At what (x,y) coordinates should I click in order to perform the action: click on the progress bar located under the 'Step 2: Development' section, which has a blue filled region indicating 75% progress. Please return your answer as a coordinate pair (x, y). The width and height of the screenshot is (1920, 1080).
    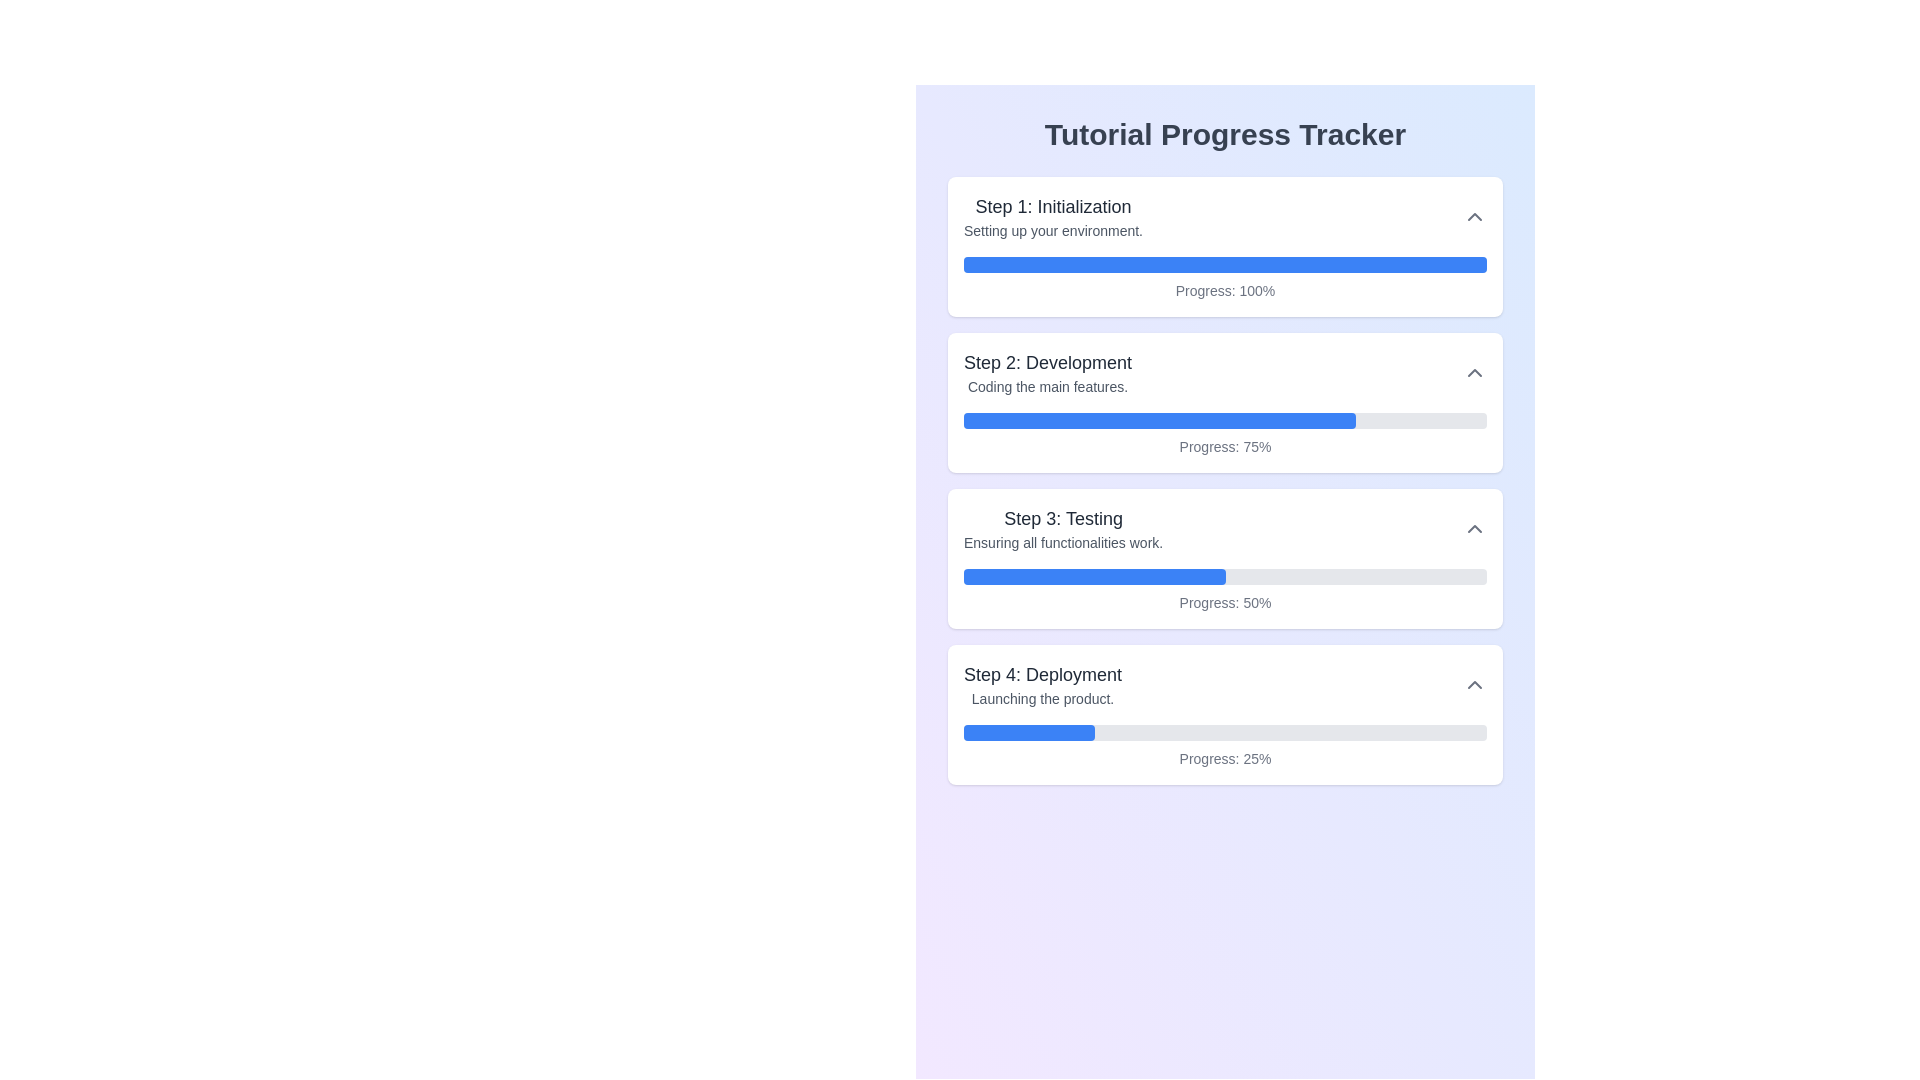
    Looking at the image, I should click on (1224, 419).